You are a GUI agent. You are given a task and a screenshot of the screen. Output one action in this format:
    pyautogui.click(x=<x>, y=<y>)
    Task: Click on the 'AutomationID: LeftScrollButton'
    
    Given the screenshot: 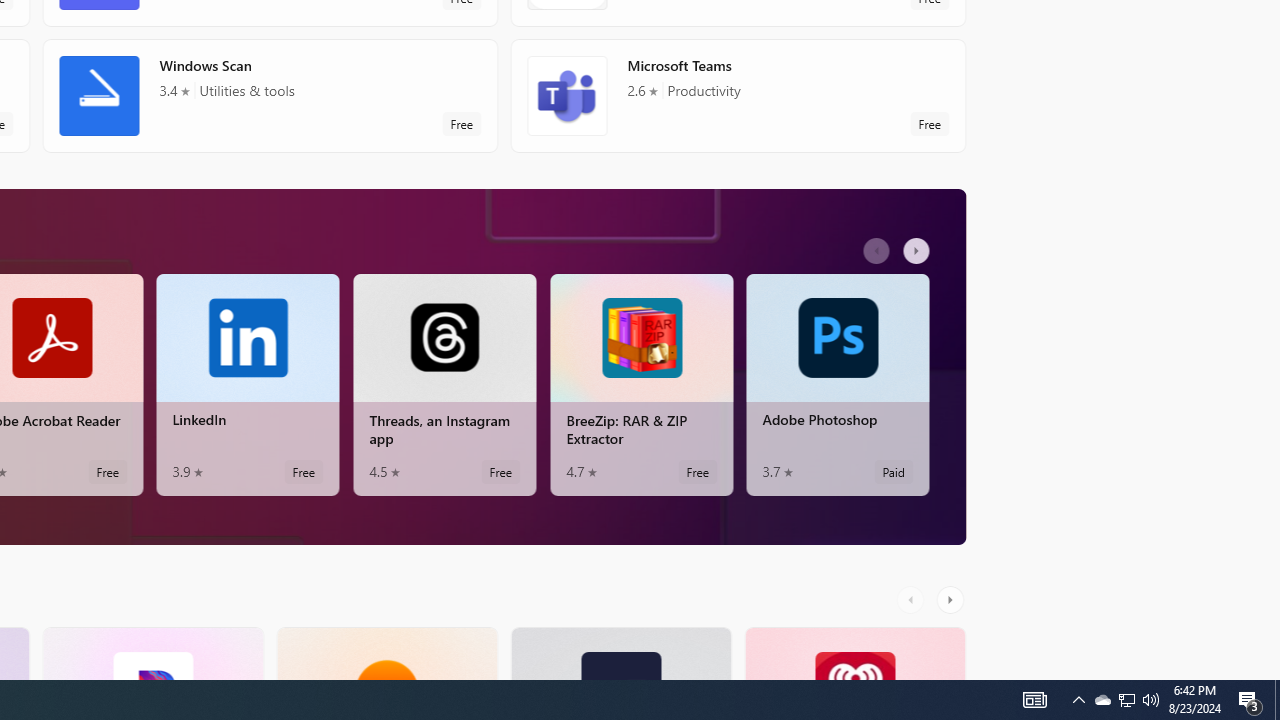 What is the action you would take?
    pyautogui.click(x=912, y=598)
    